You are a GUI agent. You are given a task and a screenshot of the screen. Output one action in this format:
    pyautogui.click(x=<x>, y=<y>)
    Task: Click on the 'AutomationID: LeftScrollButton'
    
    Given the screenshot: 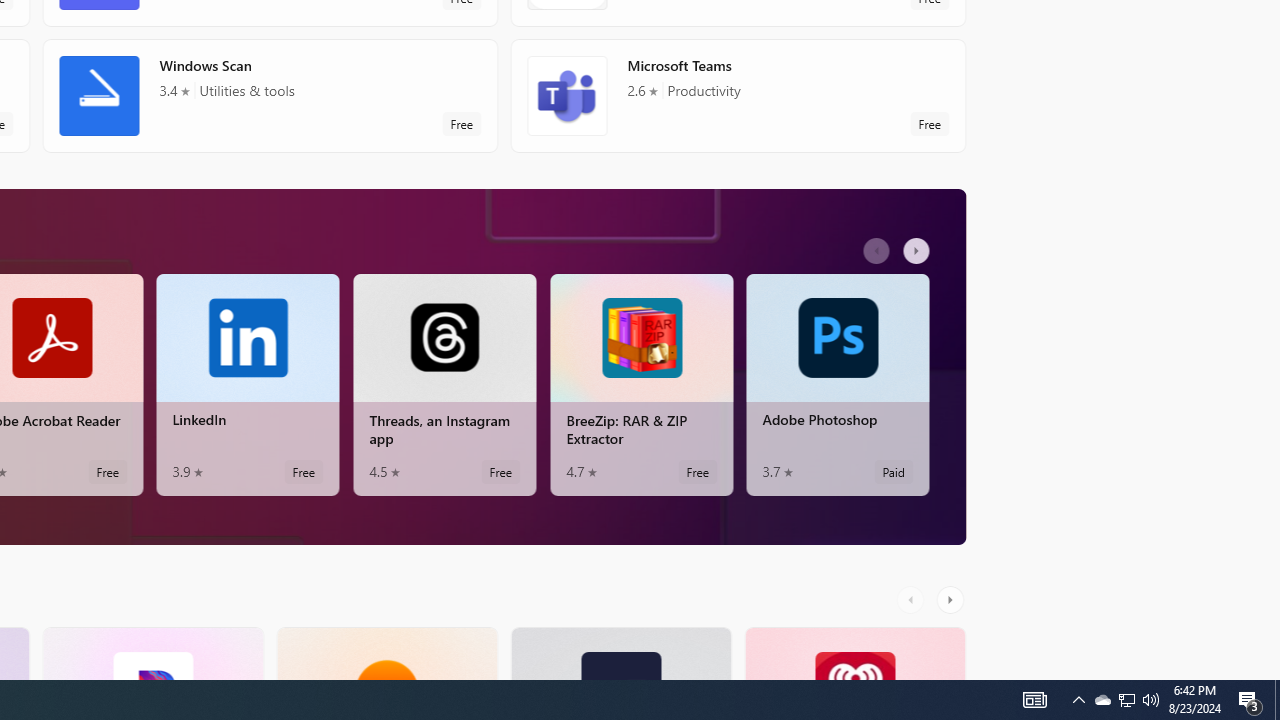 What is the action you would take?
    pyautogui.click(x=912, y=598)
    